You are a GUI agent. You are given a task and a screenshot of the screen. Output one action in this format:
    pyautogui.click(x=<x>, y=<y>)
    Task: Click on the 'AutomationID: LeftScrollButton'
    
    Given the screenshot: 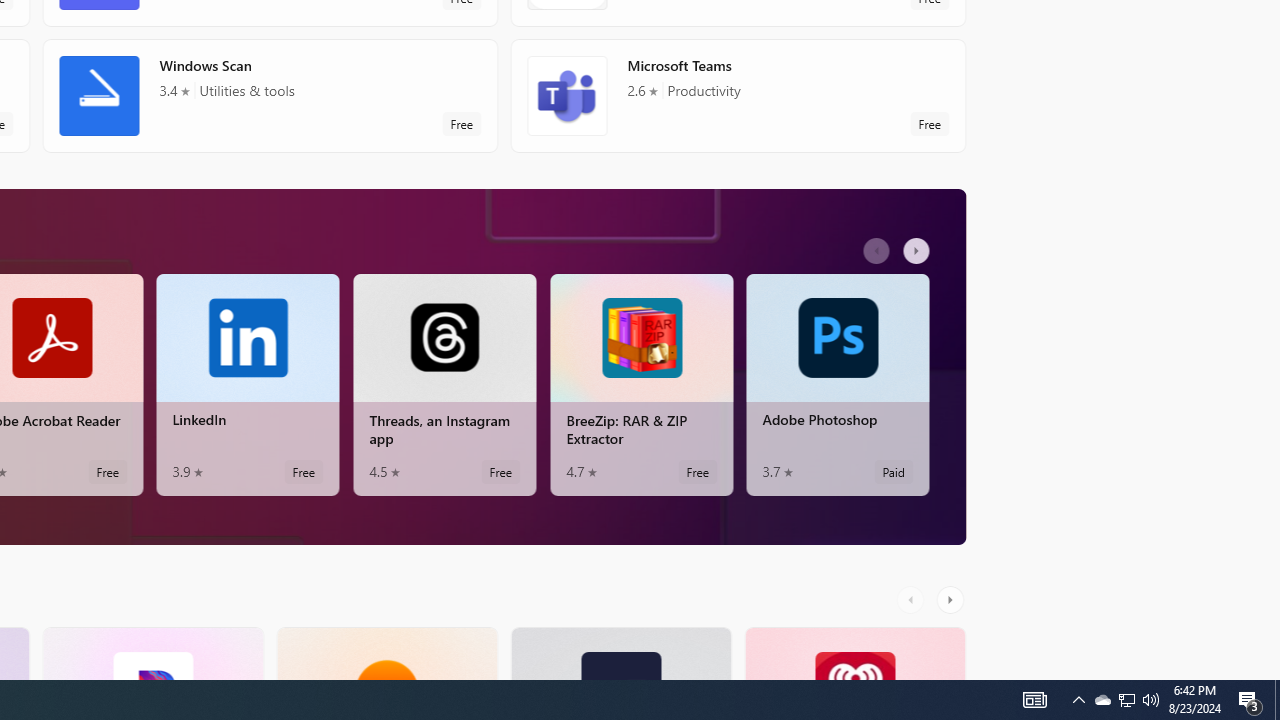 What is the action you would take?
    pyautogui.click(x=912, y=598)
    